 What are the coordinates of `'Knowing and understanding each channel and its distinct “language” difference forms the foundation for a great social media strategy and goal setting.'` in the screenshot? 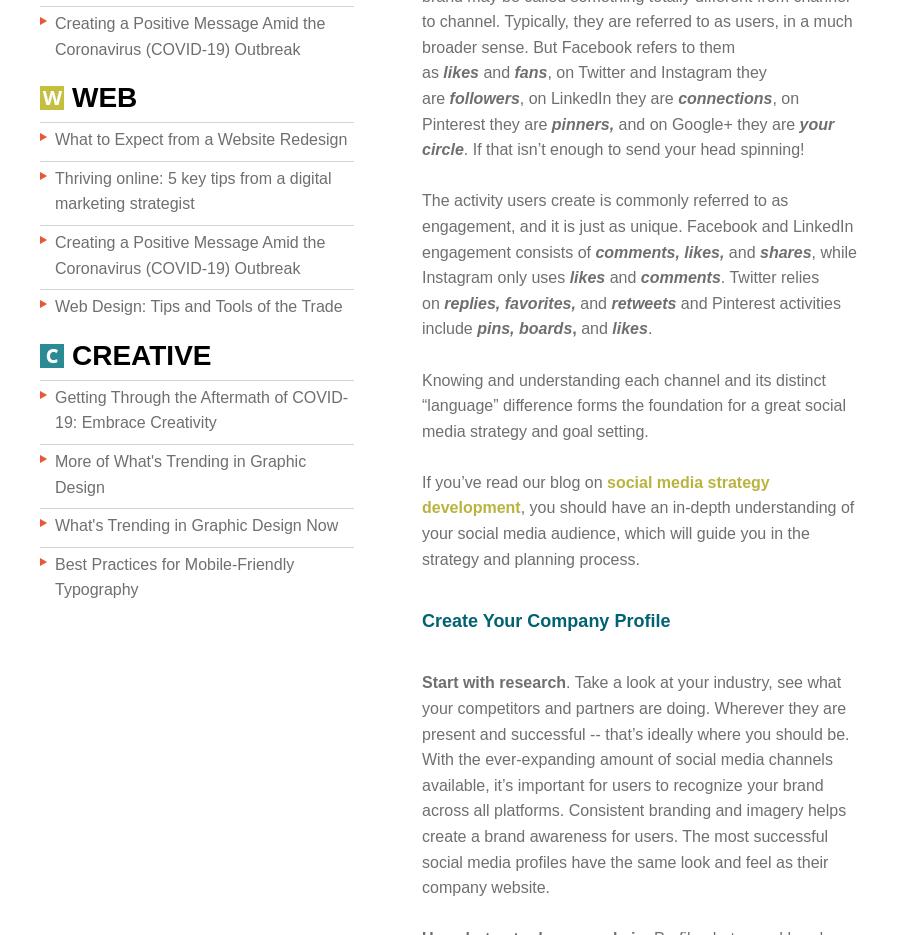 It's located at (422, 405).